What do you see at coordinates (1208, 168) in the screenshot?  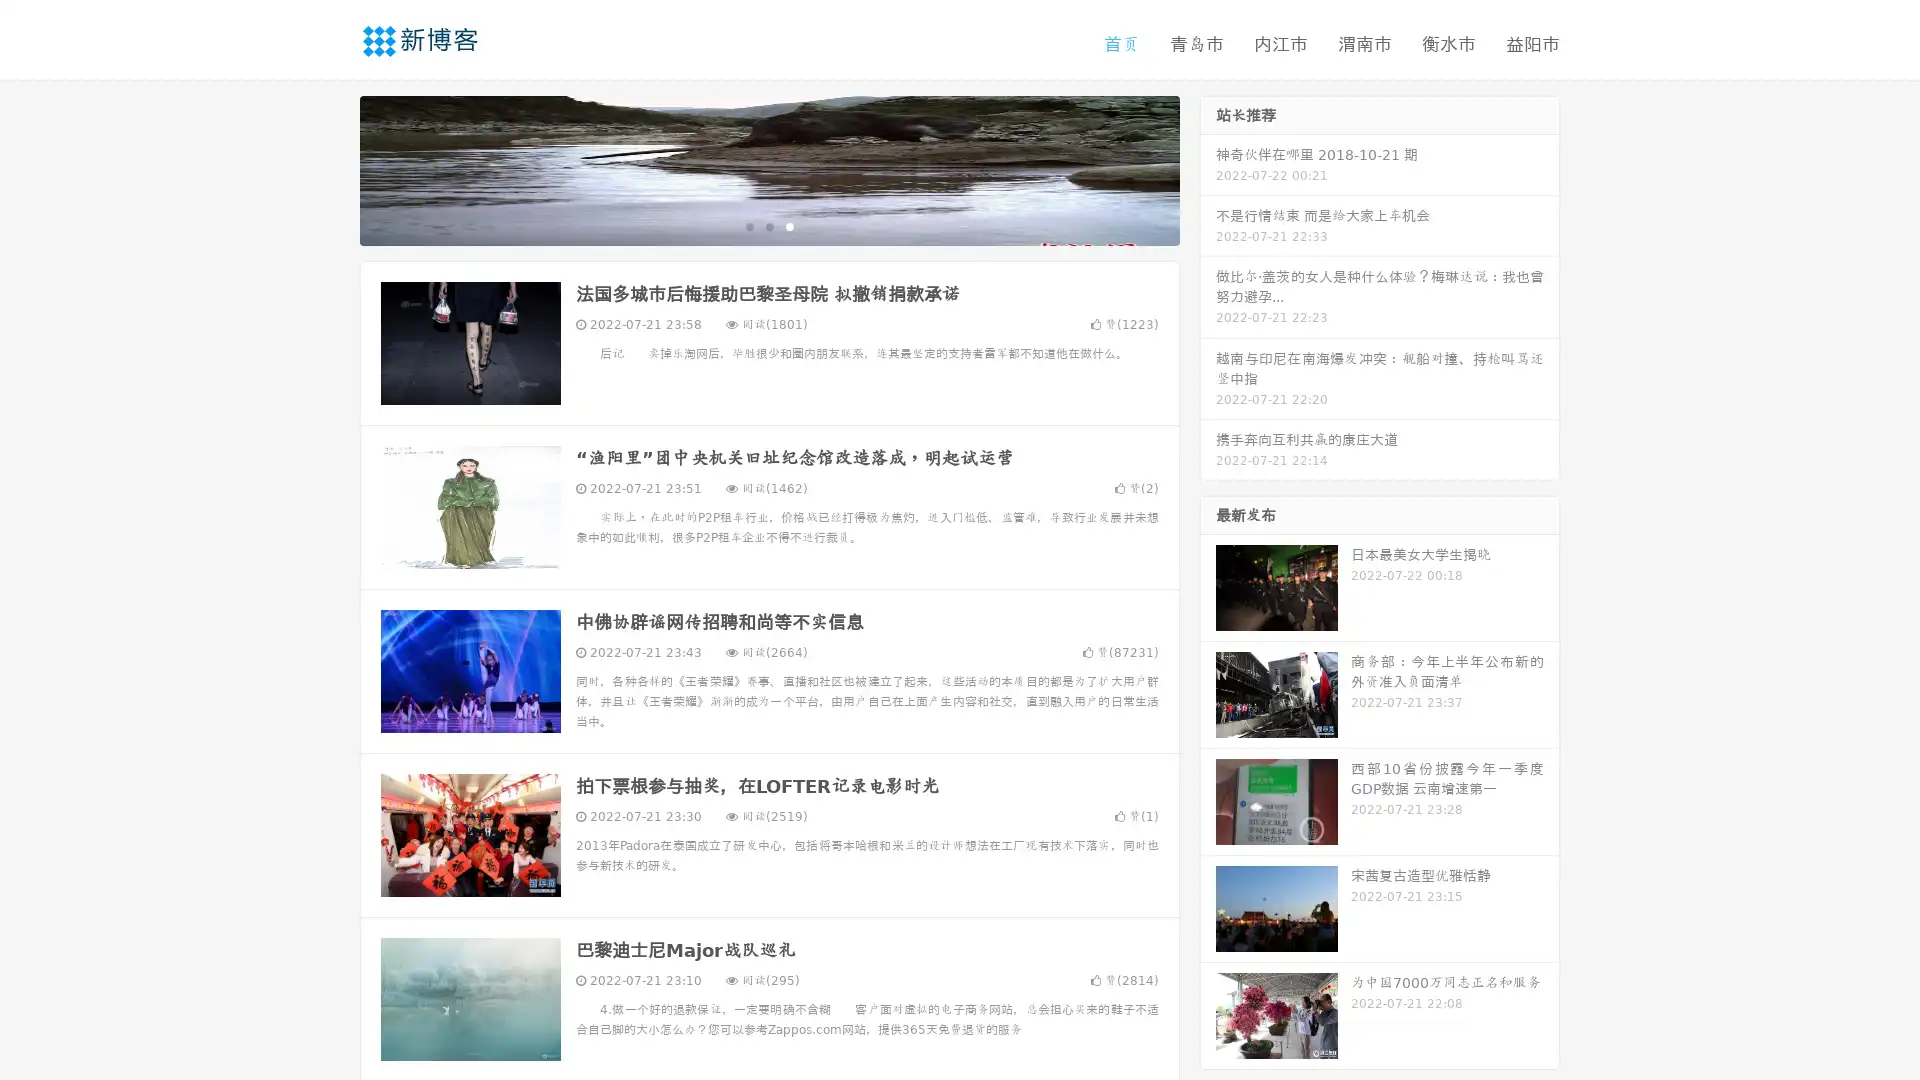 I see `Next slide` at bounding box center [1208, 168].